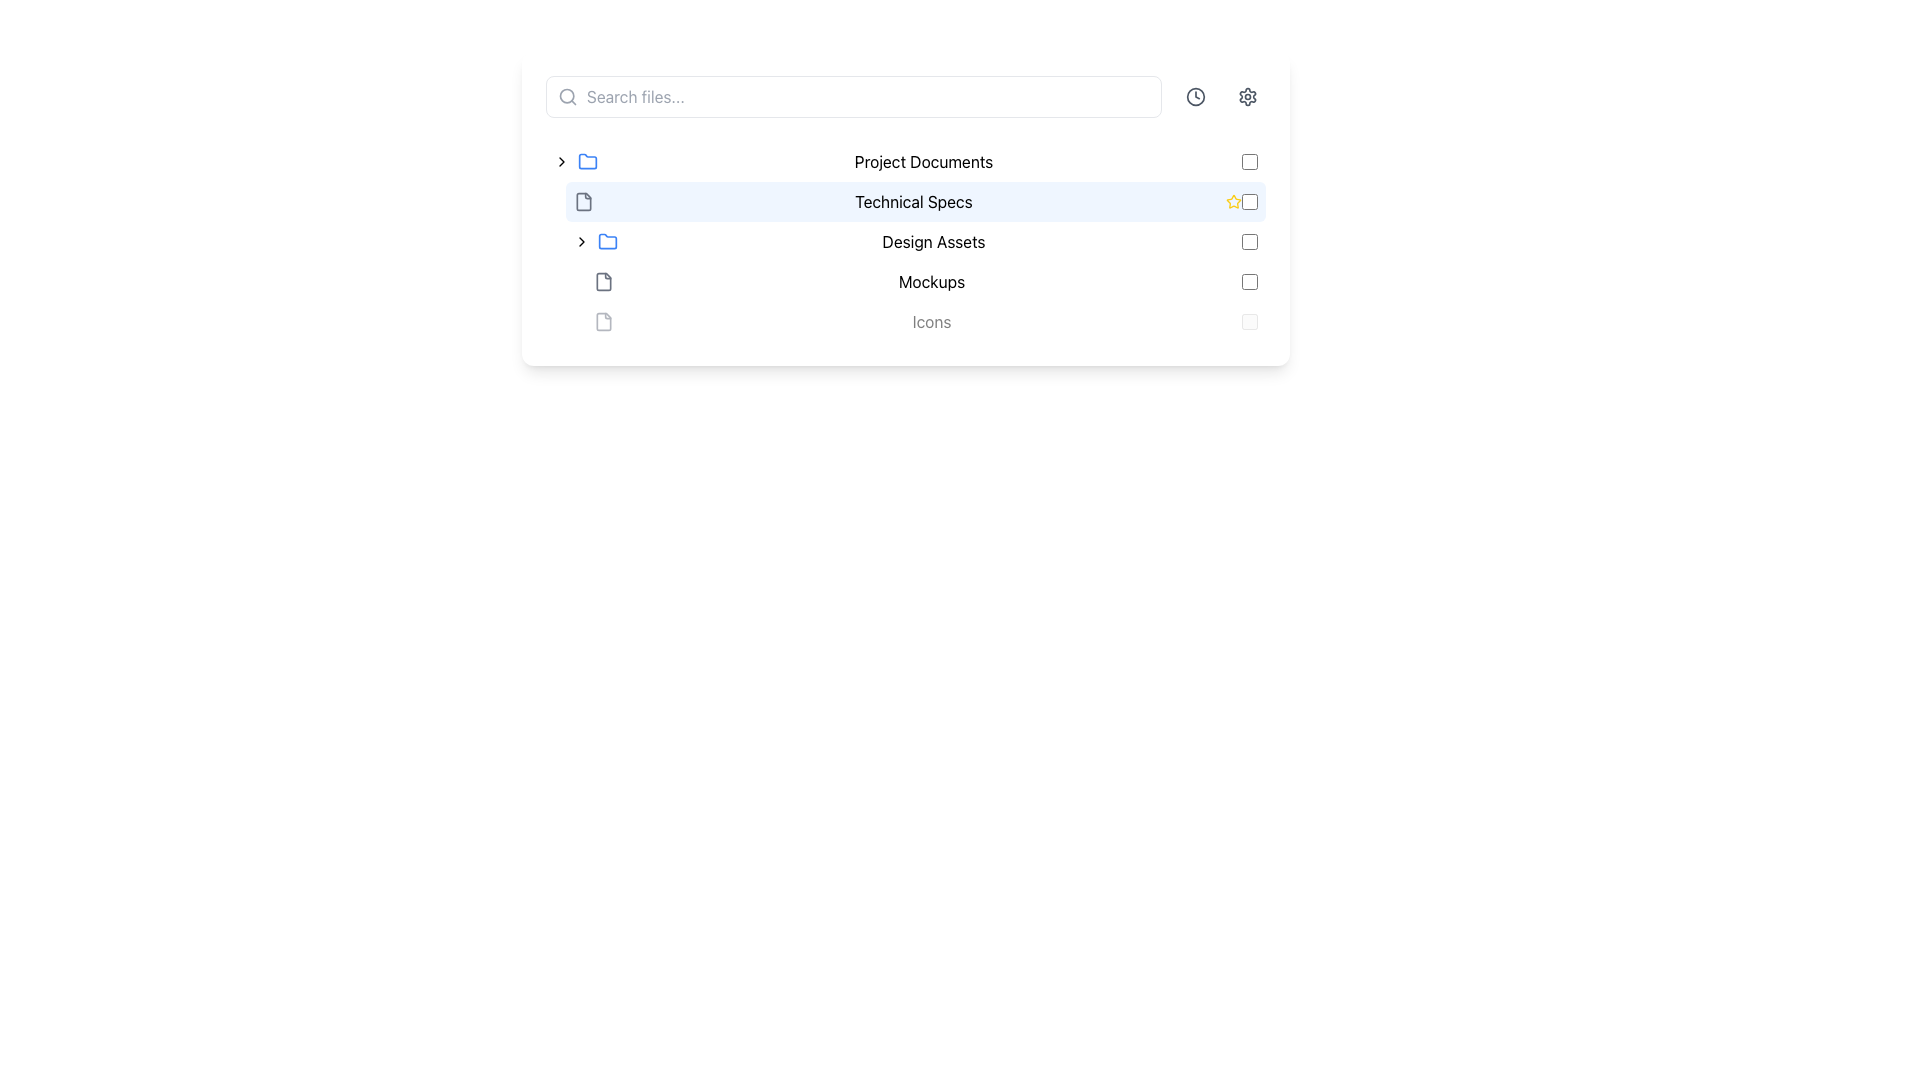  Describe the element at coordinates (1232, 201) in the screenshot. I see `the yellow star-shaped icon located to the right of the 'Technical Specs' text entry` at that location.